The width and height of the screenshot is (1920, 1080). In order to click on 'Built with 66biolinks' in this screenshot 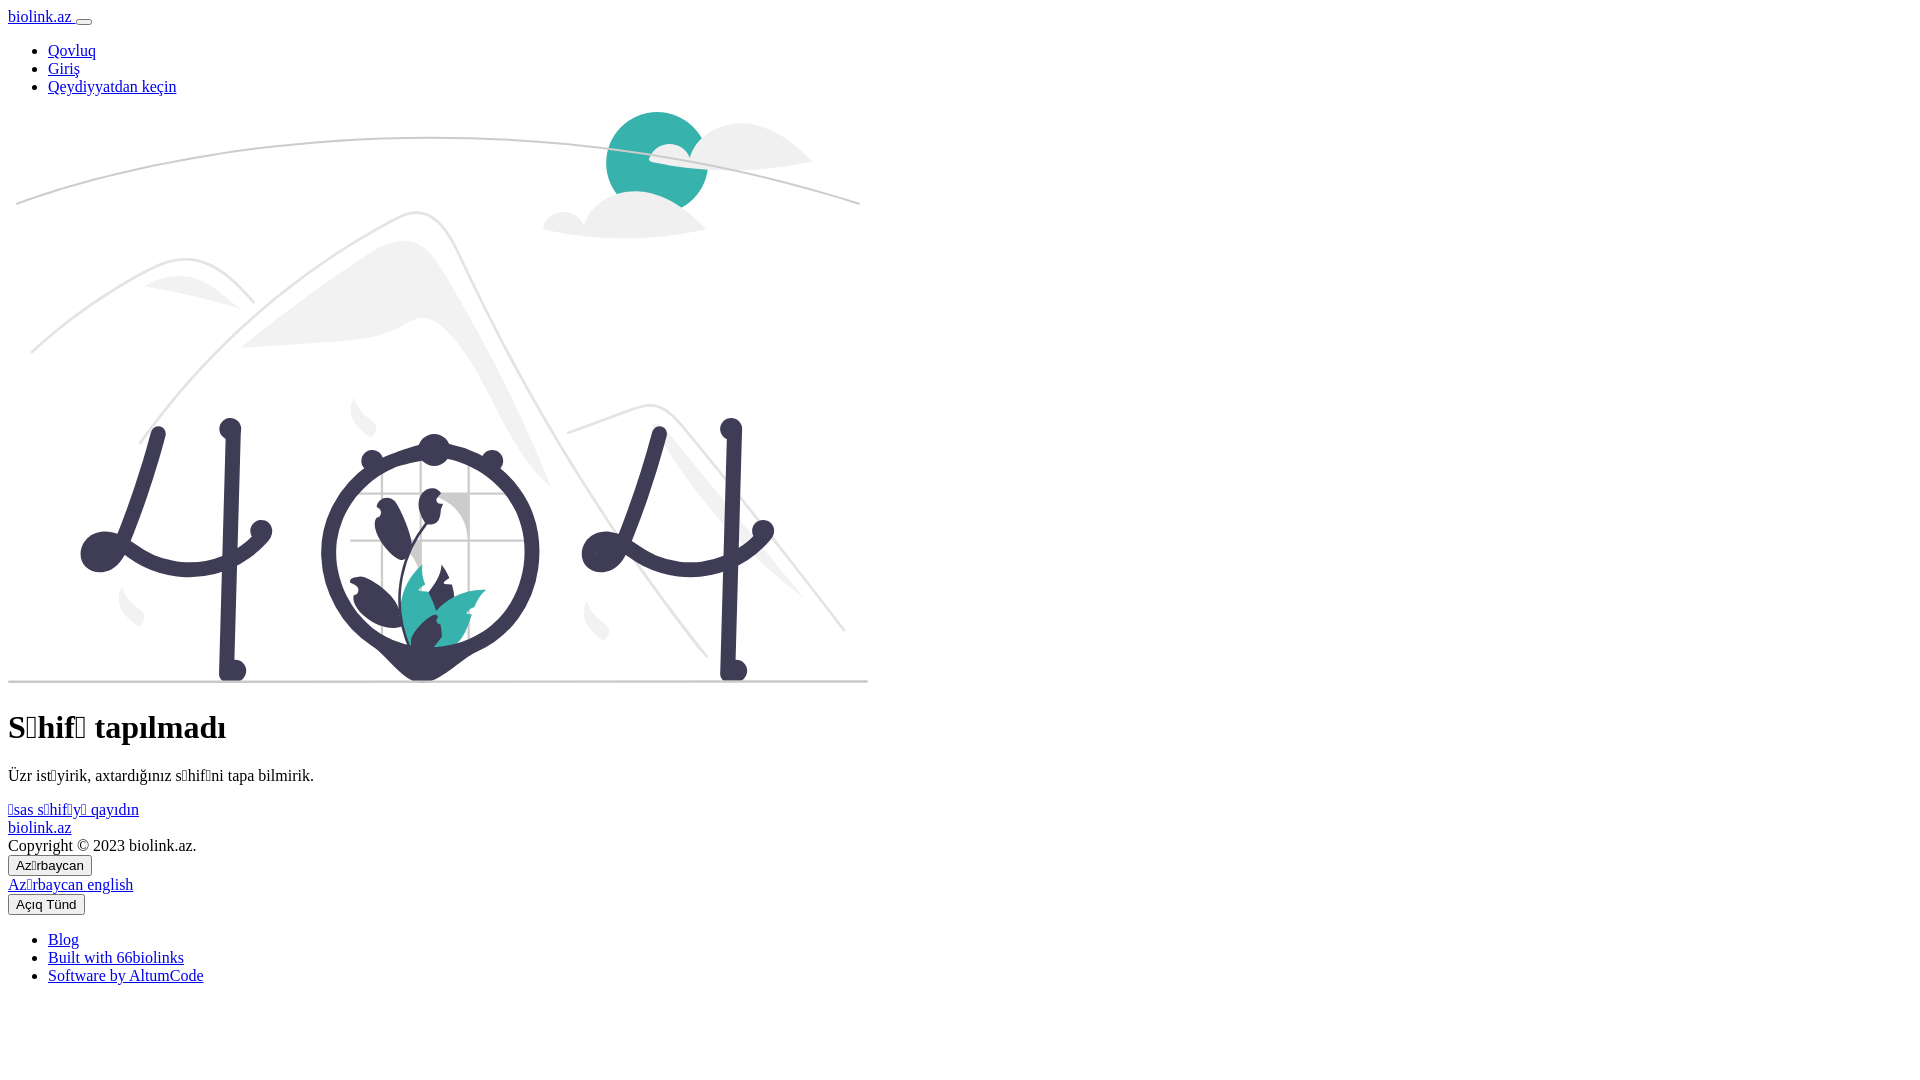, I will do `click(48, 956)`.